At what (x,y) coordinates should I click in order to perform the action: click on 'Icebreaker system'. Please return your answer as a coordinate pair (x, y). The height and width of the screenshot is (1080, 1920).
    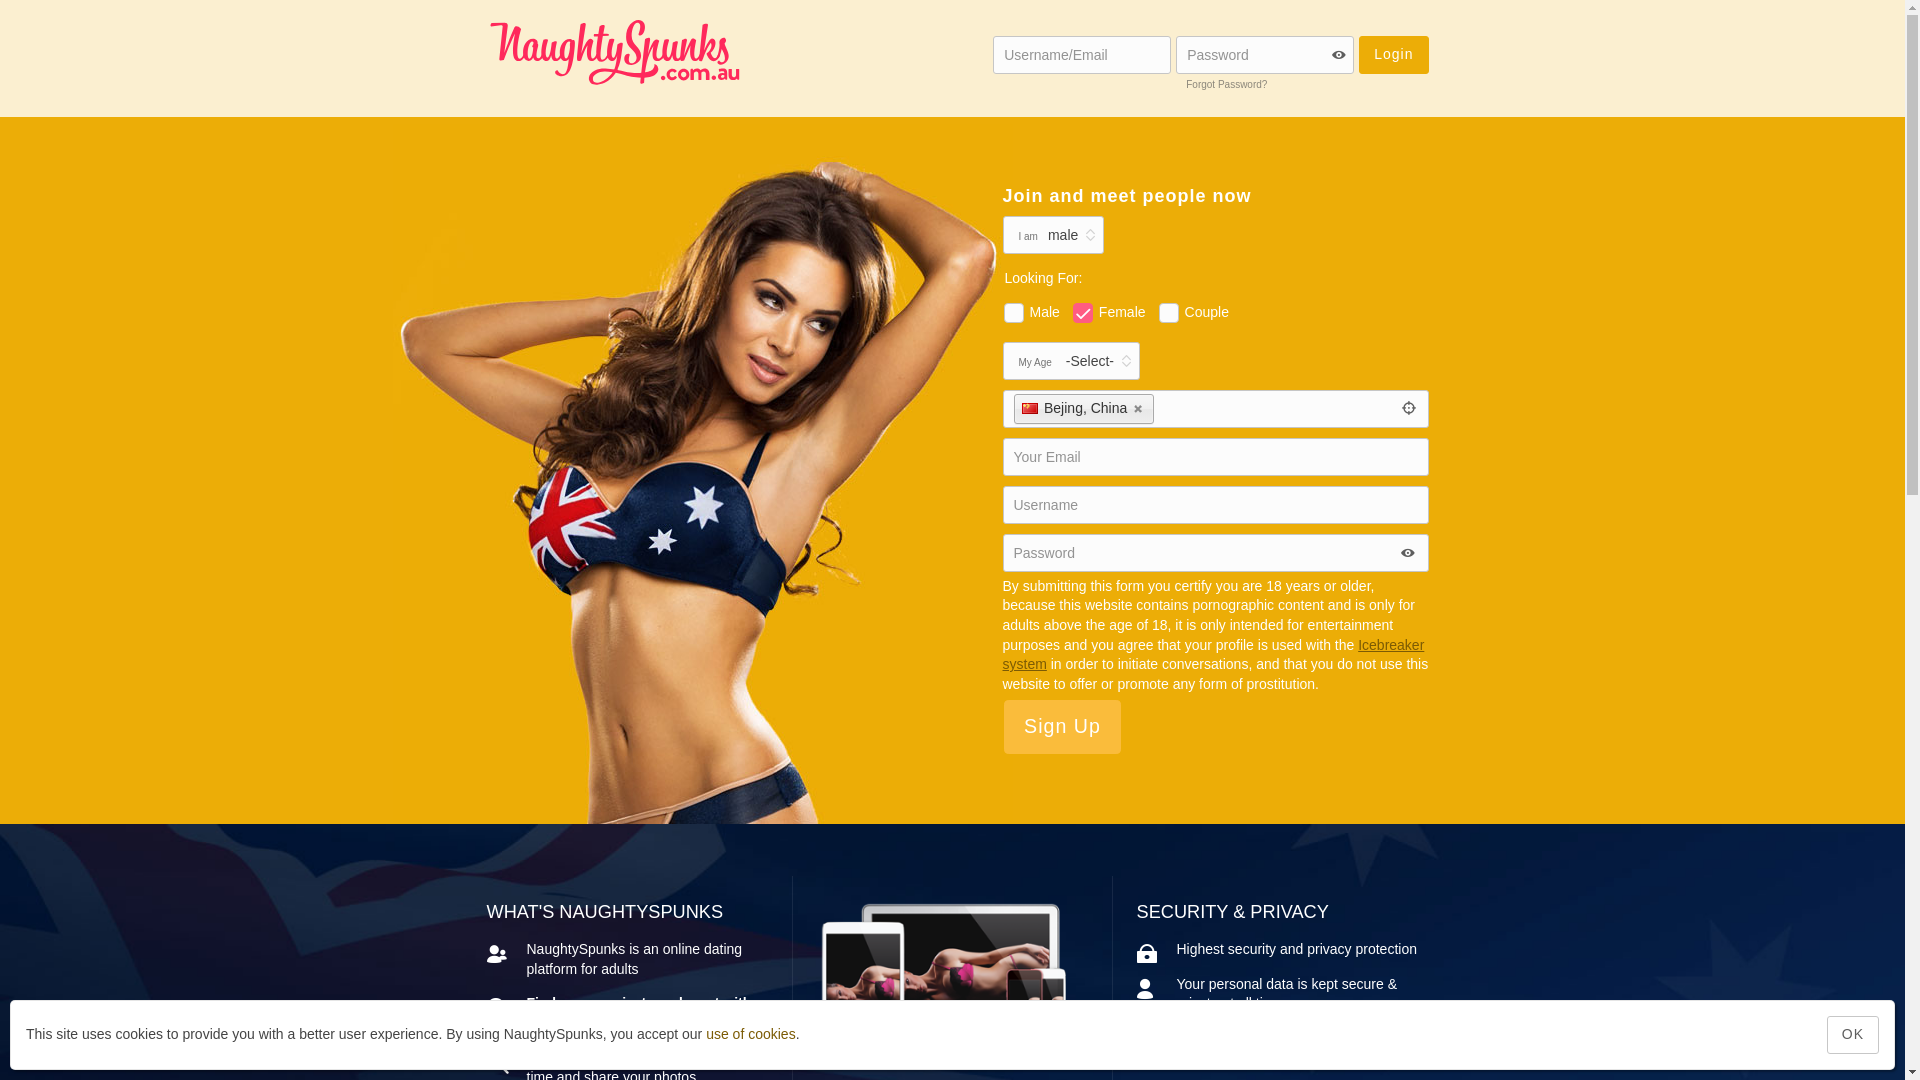
    Looking at the image, I should click on (1212, 655).